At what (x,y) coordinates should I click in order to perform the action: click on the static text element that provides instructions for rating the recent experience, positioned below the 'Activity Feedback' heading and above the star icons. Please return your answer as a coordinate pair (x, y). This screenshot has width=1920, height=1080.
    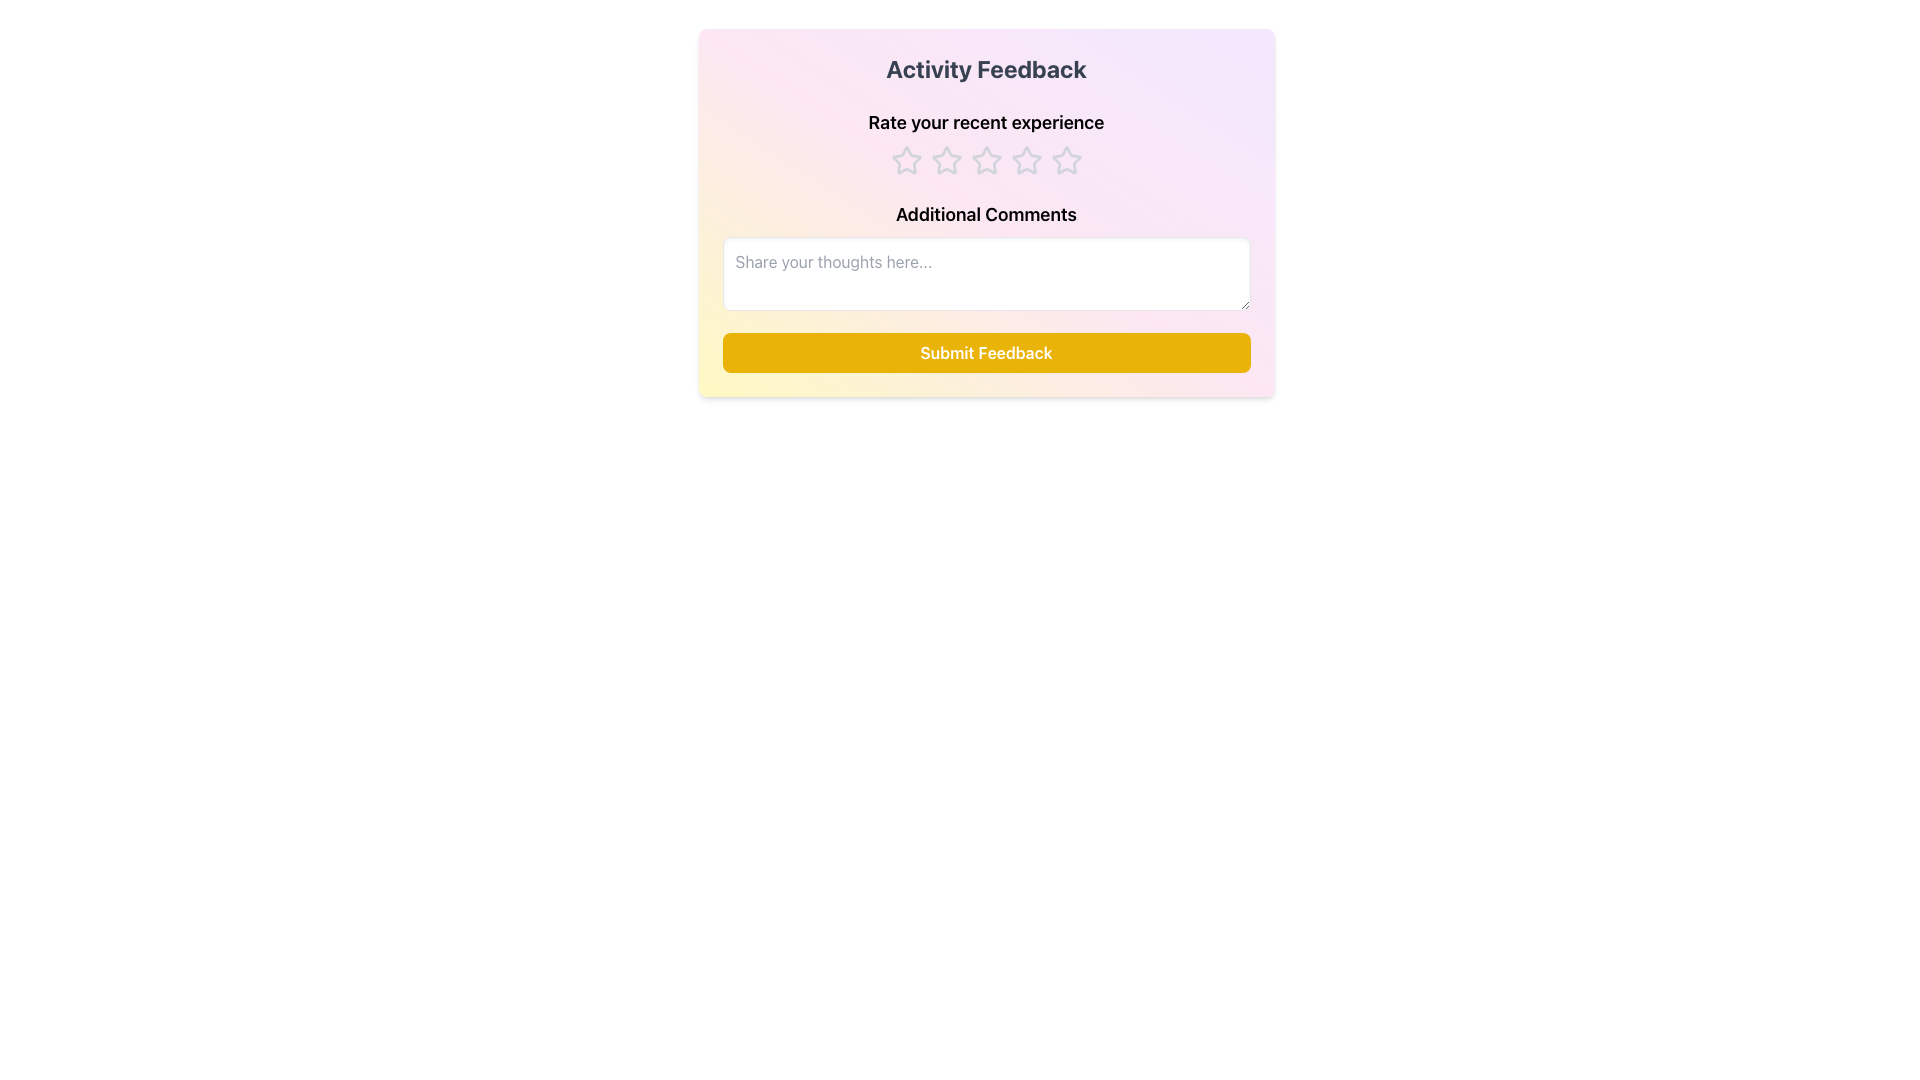
    Looking at the image, I should click on (986, 123).